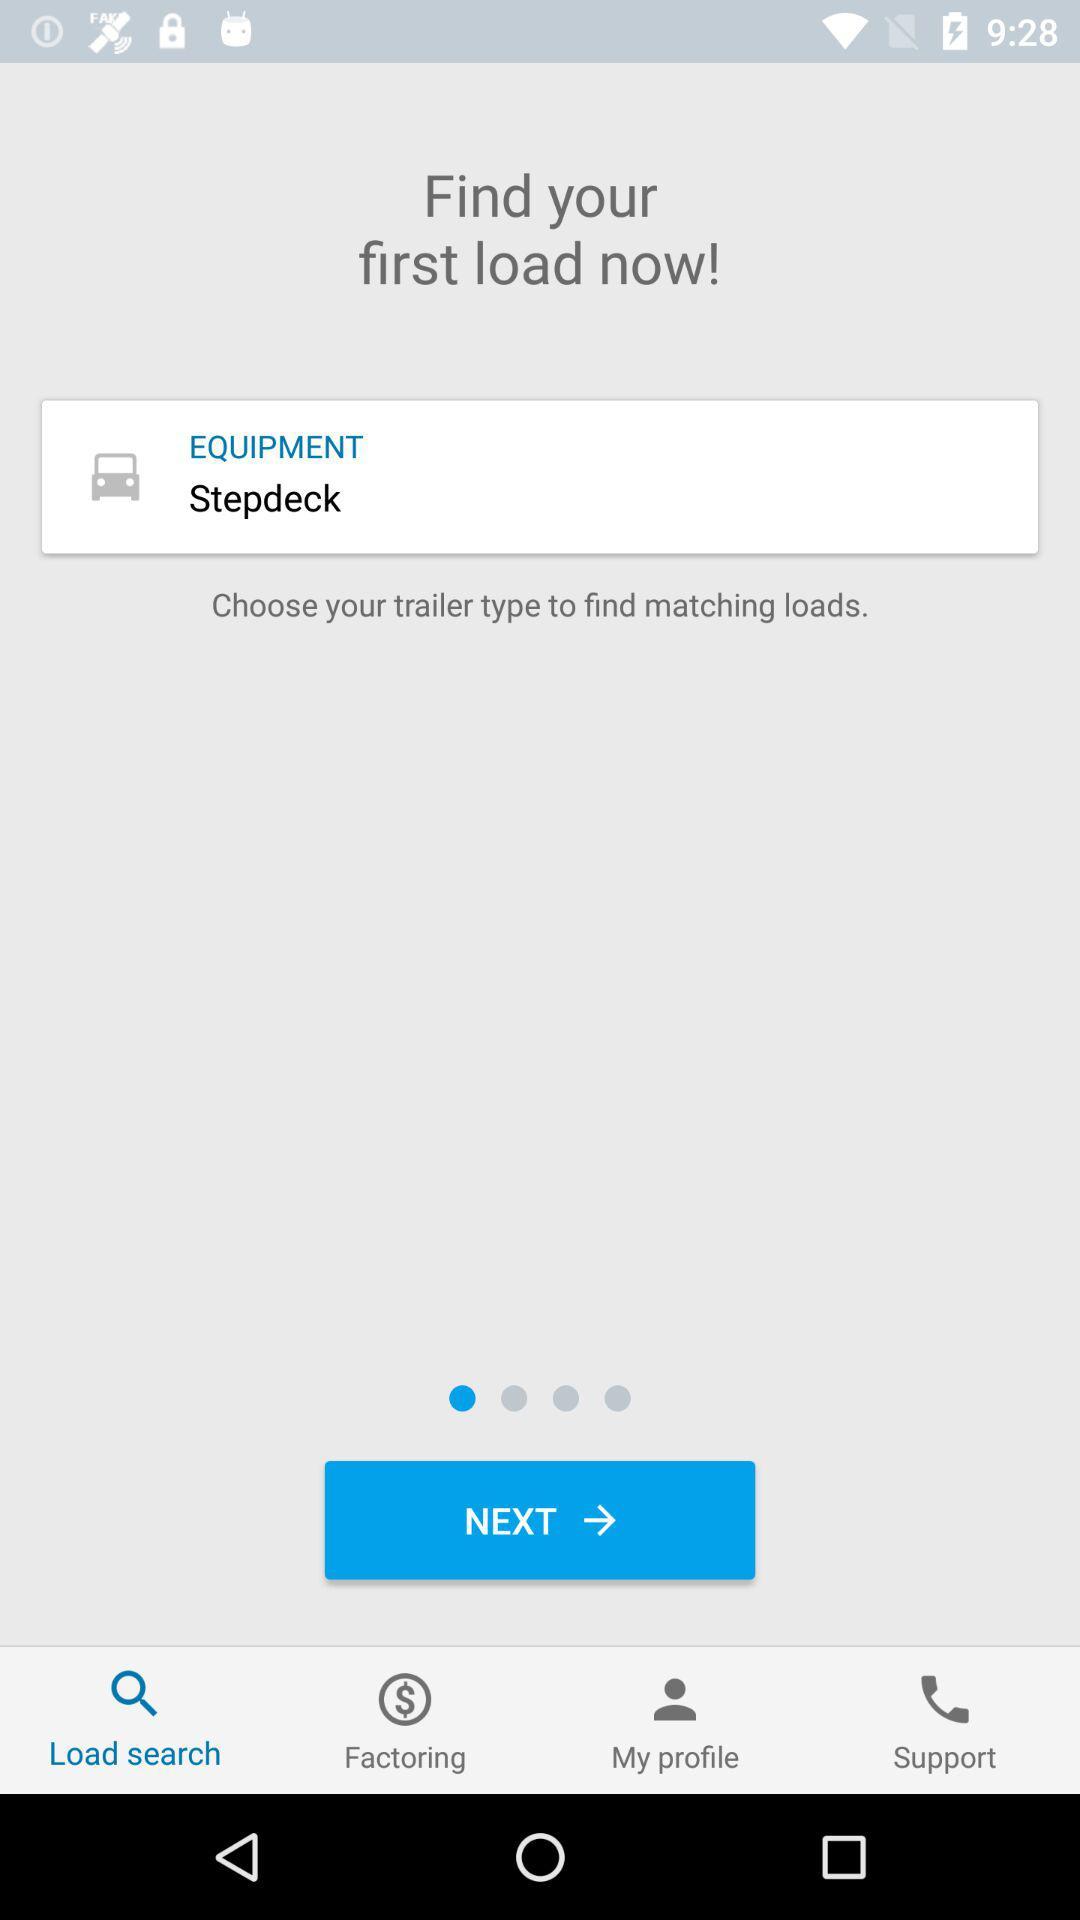  Describe the element at coordinates (675, 1719) in the screenshot. I see `icon next to factoring item` at that location.